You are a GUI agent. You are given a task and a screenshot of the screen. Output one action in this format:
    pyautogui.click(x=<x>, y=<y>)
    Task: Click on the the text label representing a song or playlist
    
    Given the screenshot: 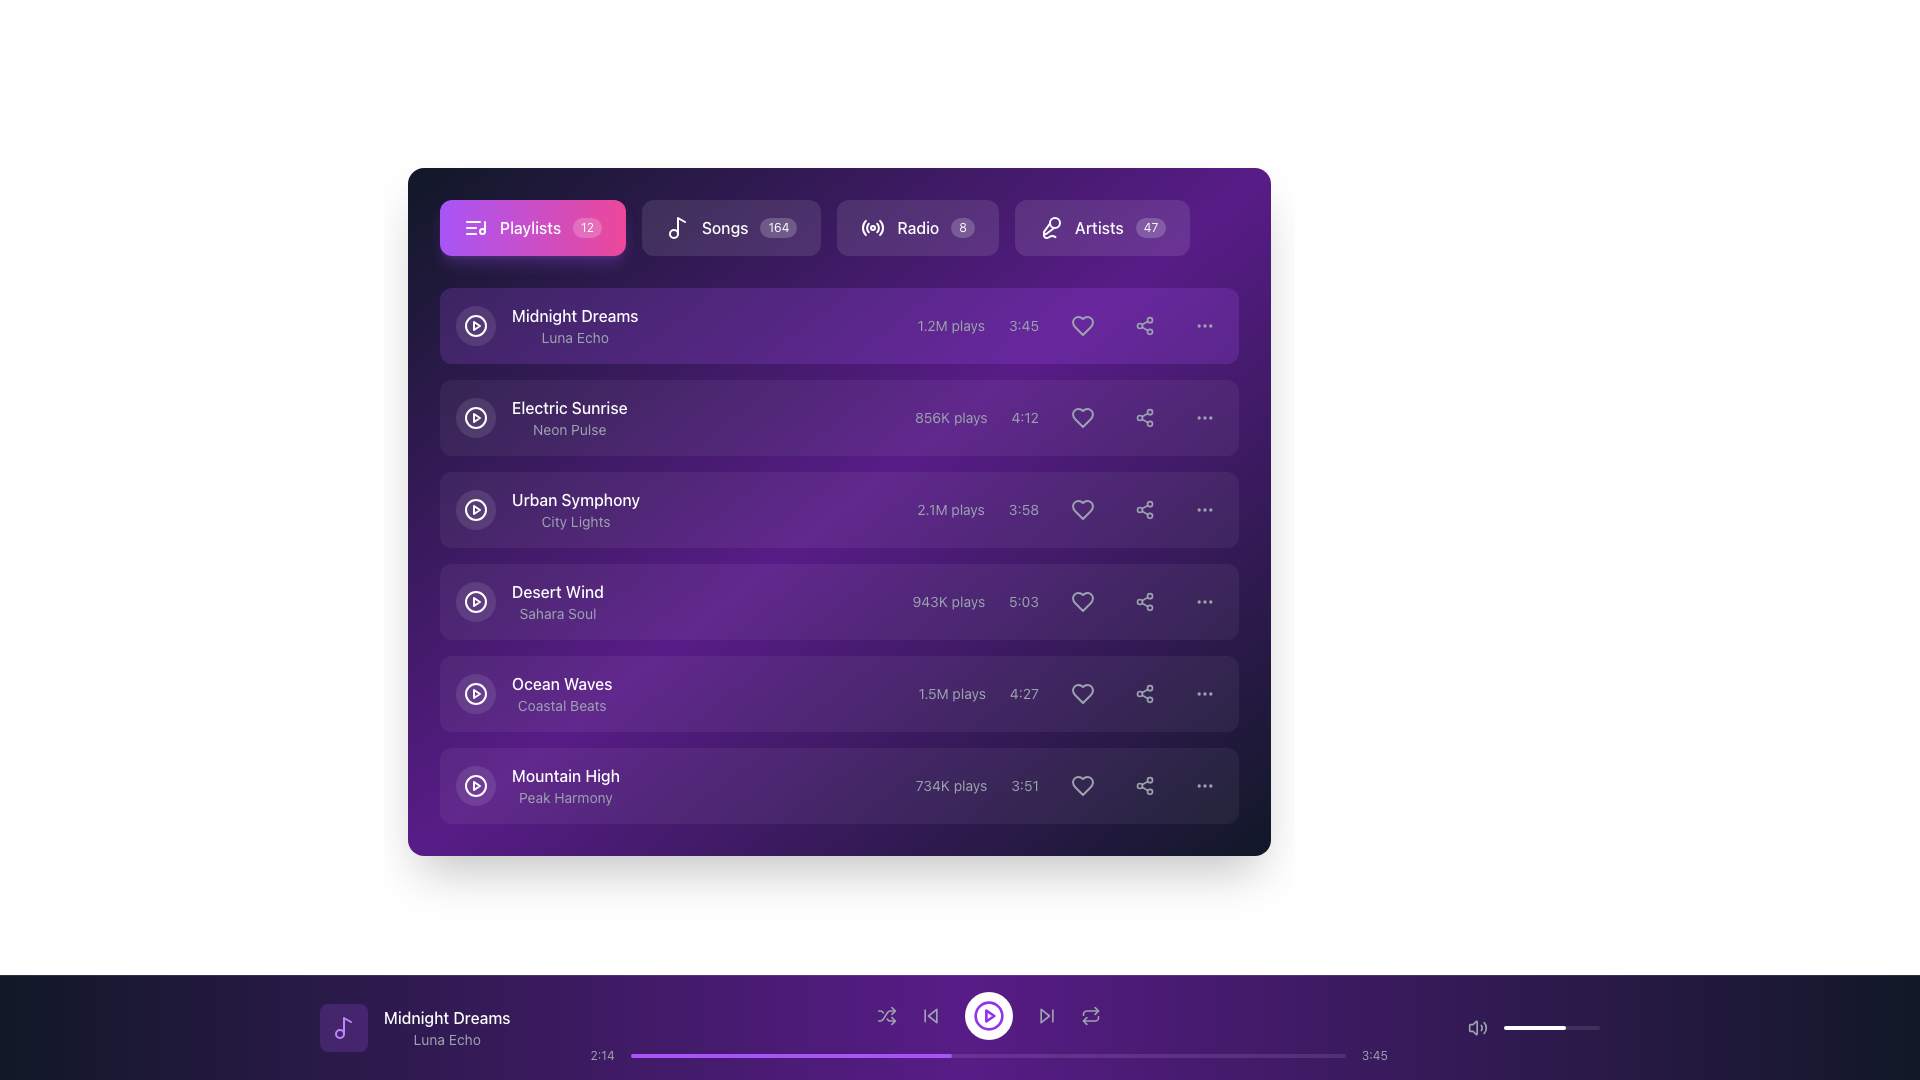 What is the action you would take?
    pyautogui.click(x=565, y=785)
    